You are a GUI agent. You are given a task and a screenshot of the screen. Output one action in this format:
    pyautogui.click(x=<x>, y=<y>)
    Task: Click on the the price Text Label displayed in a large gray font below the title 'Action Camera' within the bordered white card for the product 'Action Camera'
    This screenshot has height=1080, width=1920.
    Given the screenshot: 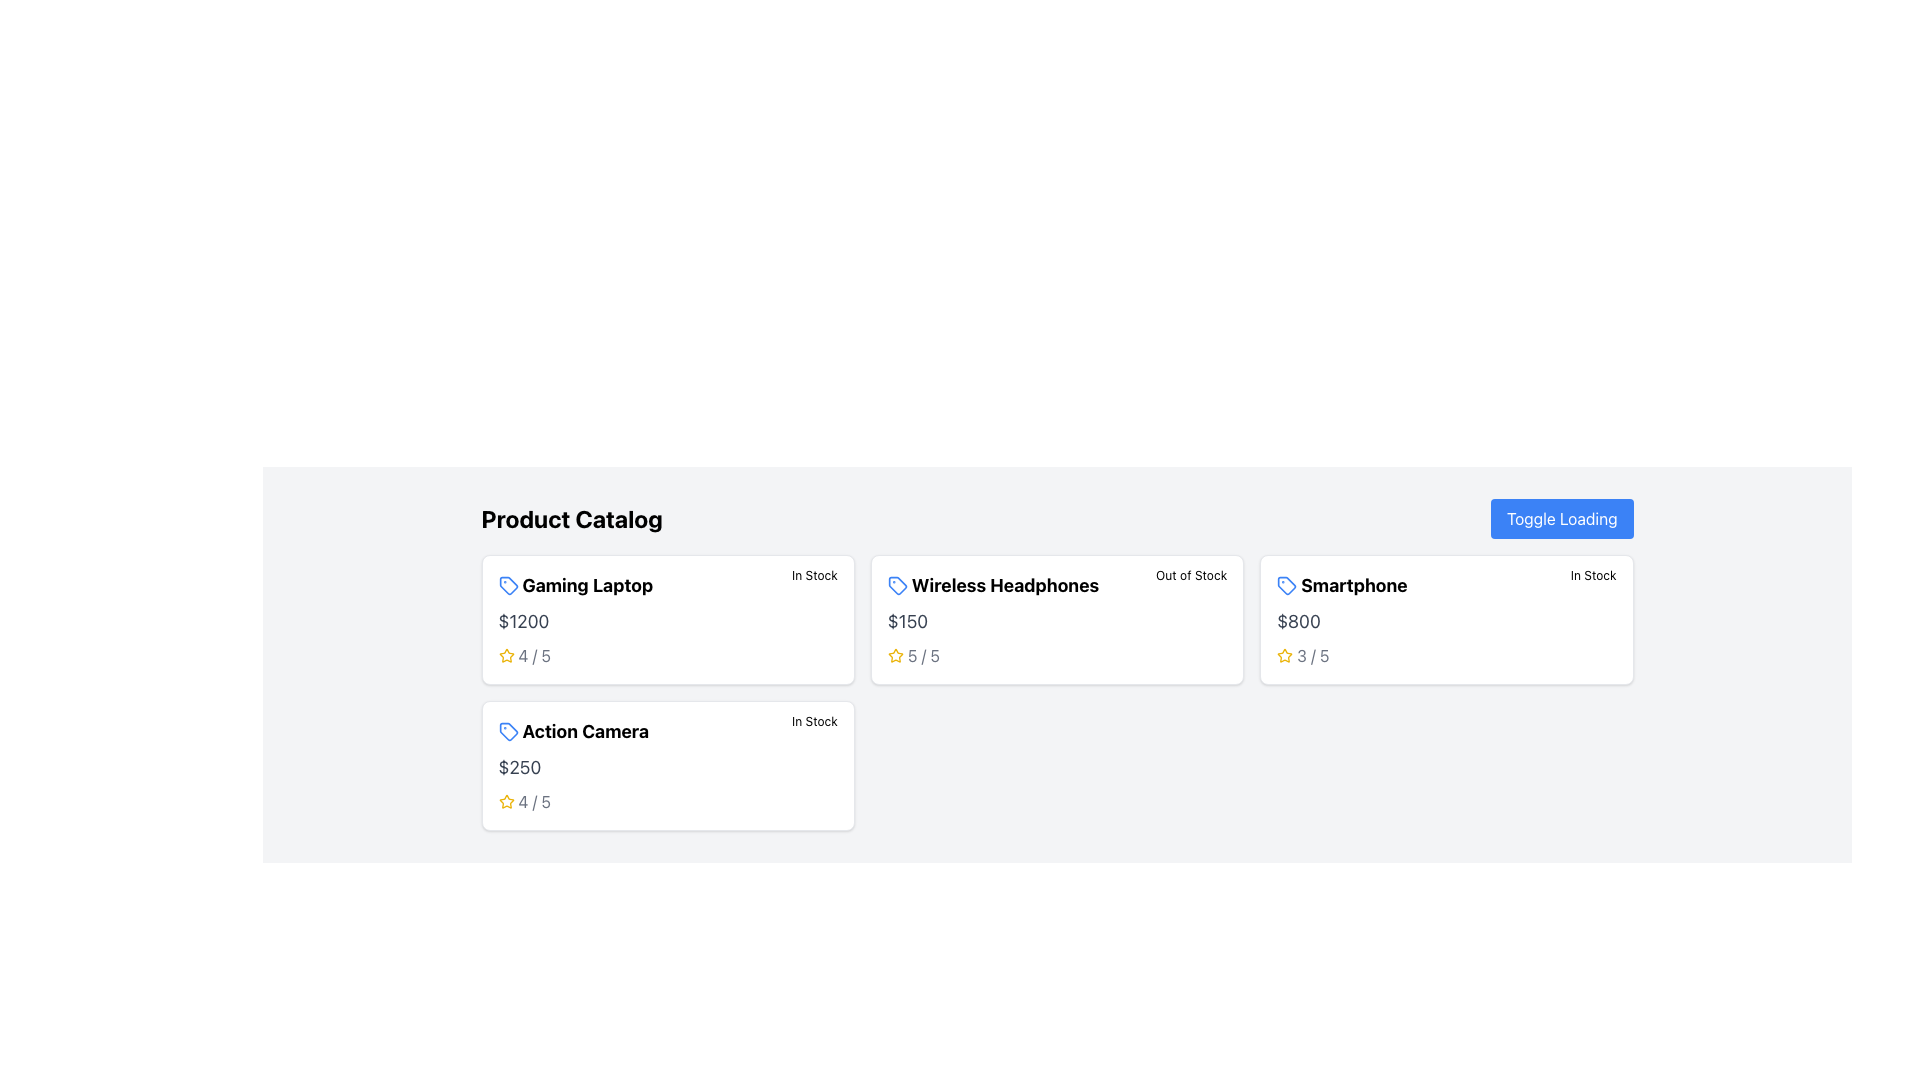 What is the action you would take?
    pyautogui.click(x=519, y=766)
    